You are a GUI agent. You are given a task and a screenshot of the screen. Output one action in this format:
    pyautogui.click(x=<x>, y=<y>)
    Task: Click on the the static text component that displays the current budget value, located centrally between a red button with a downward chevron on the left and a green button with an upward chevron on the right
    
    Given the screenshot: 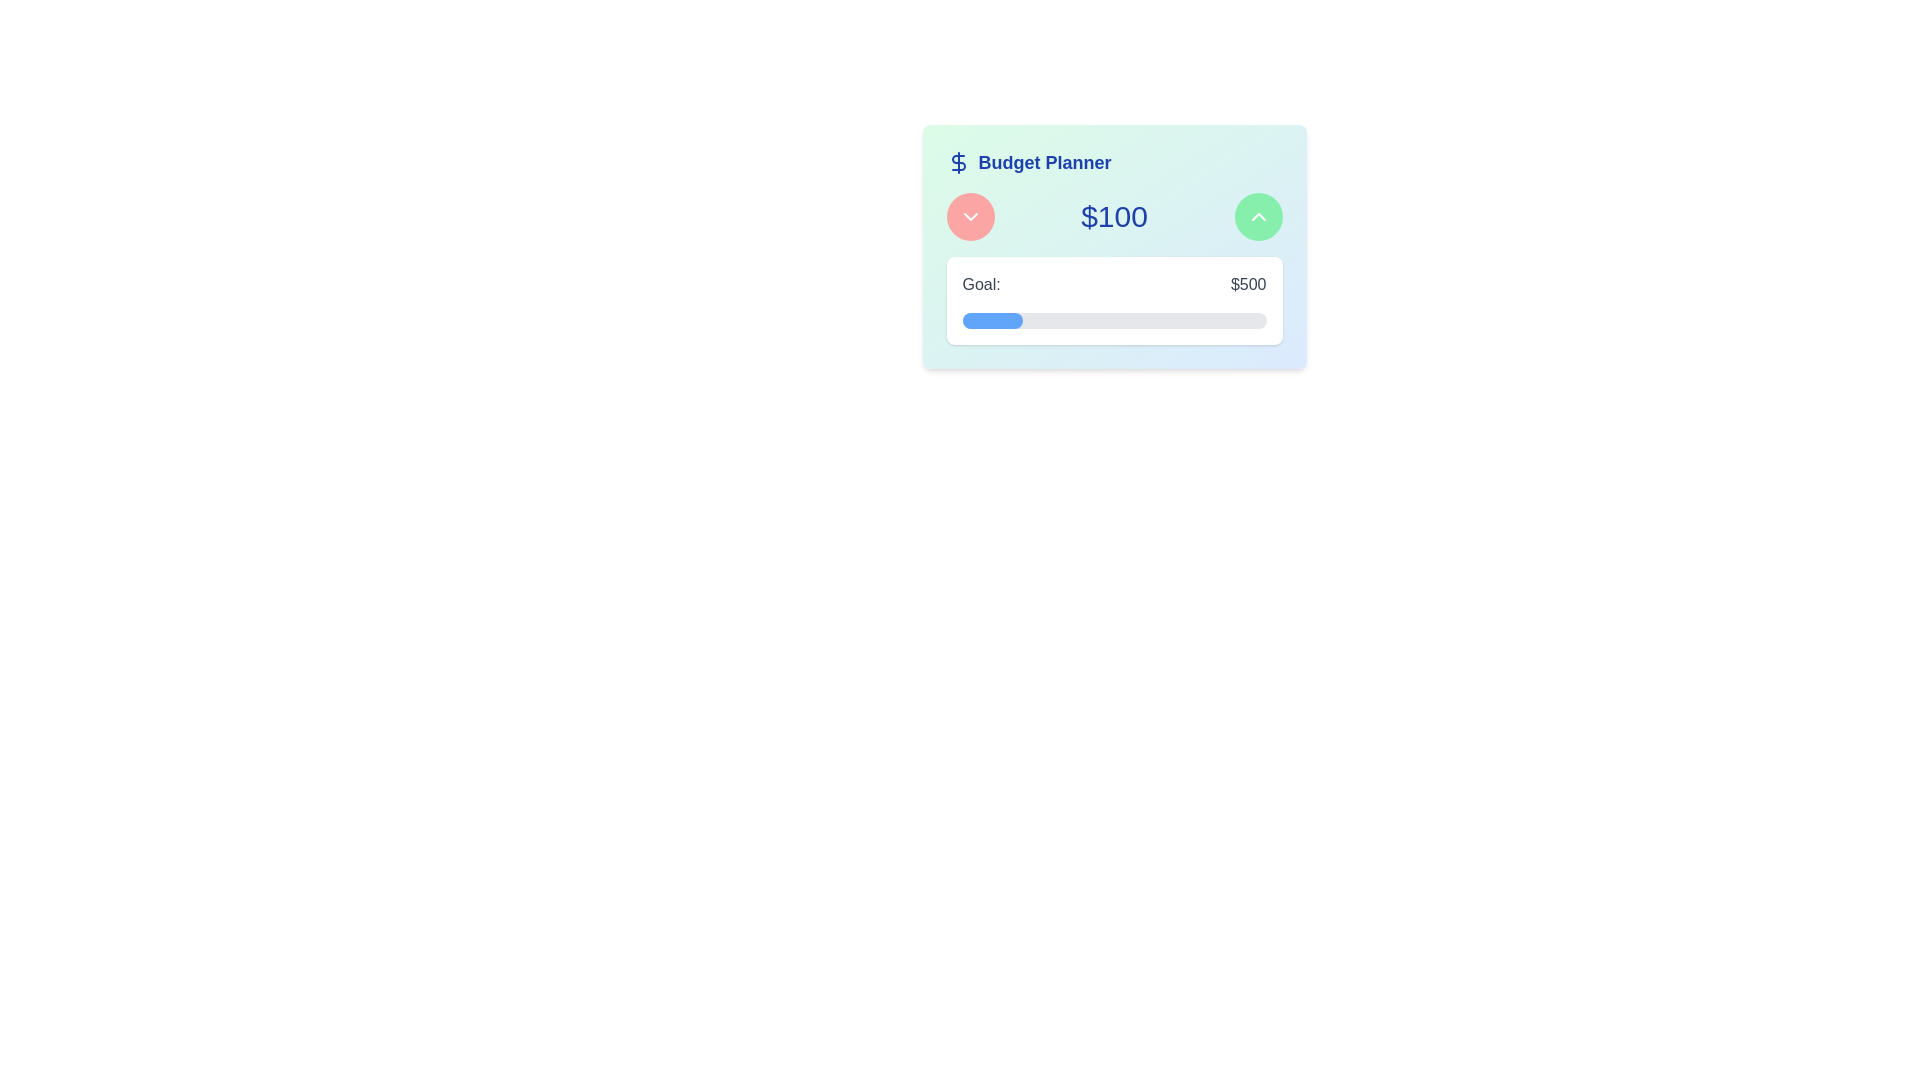 What is the action you would take?
    pyautogui.click(x=1113, y=216)
    